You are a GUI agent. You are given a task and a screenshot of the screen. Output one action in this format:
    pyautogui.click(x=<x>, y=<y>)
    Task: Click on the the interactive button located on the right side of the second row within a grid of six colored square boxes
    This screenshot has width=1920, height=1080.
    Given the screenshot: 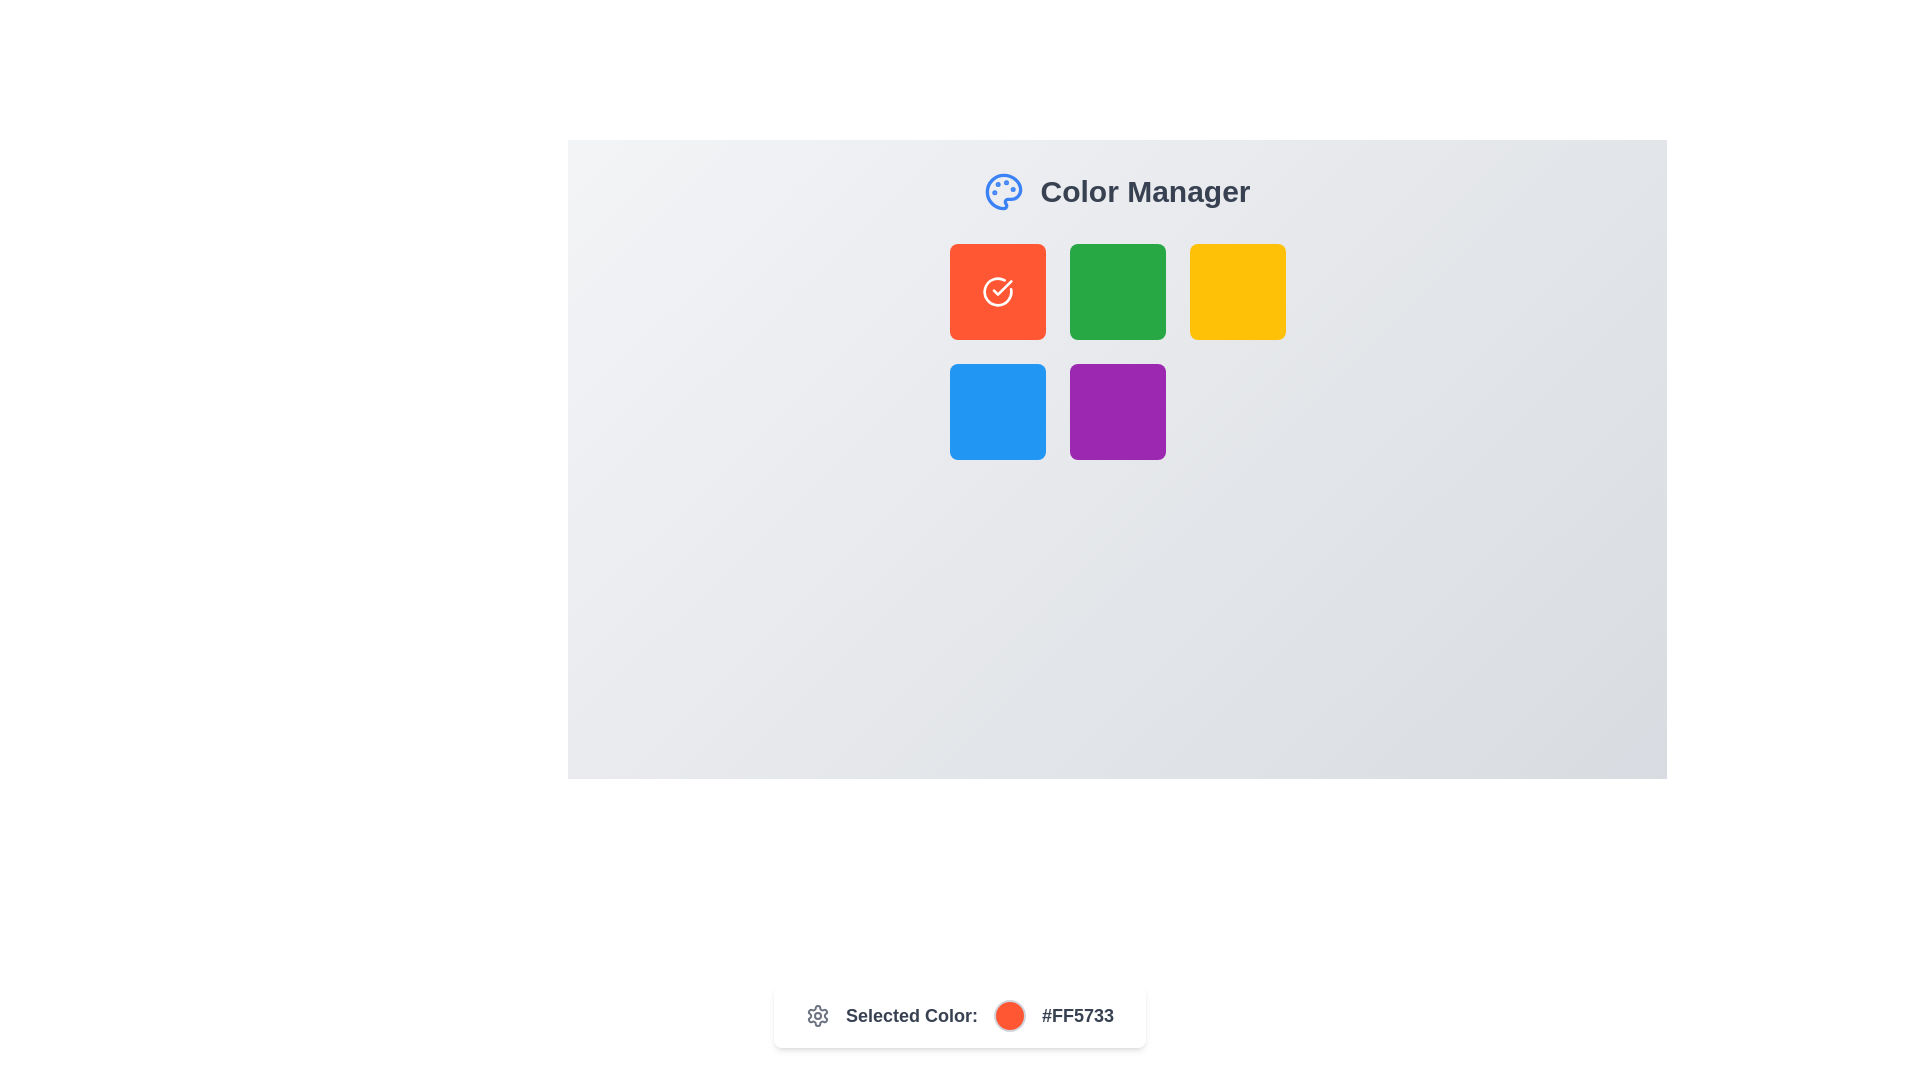 What is the action you would take?
    pyautogui.click(x=1236, y=292)
    